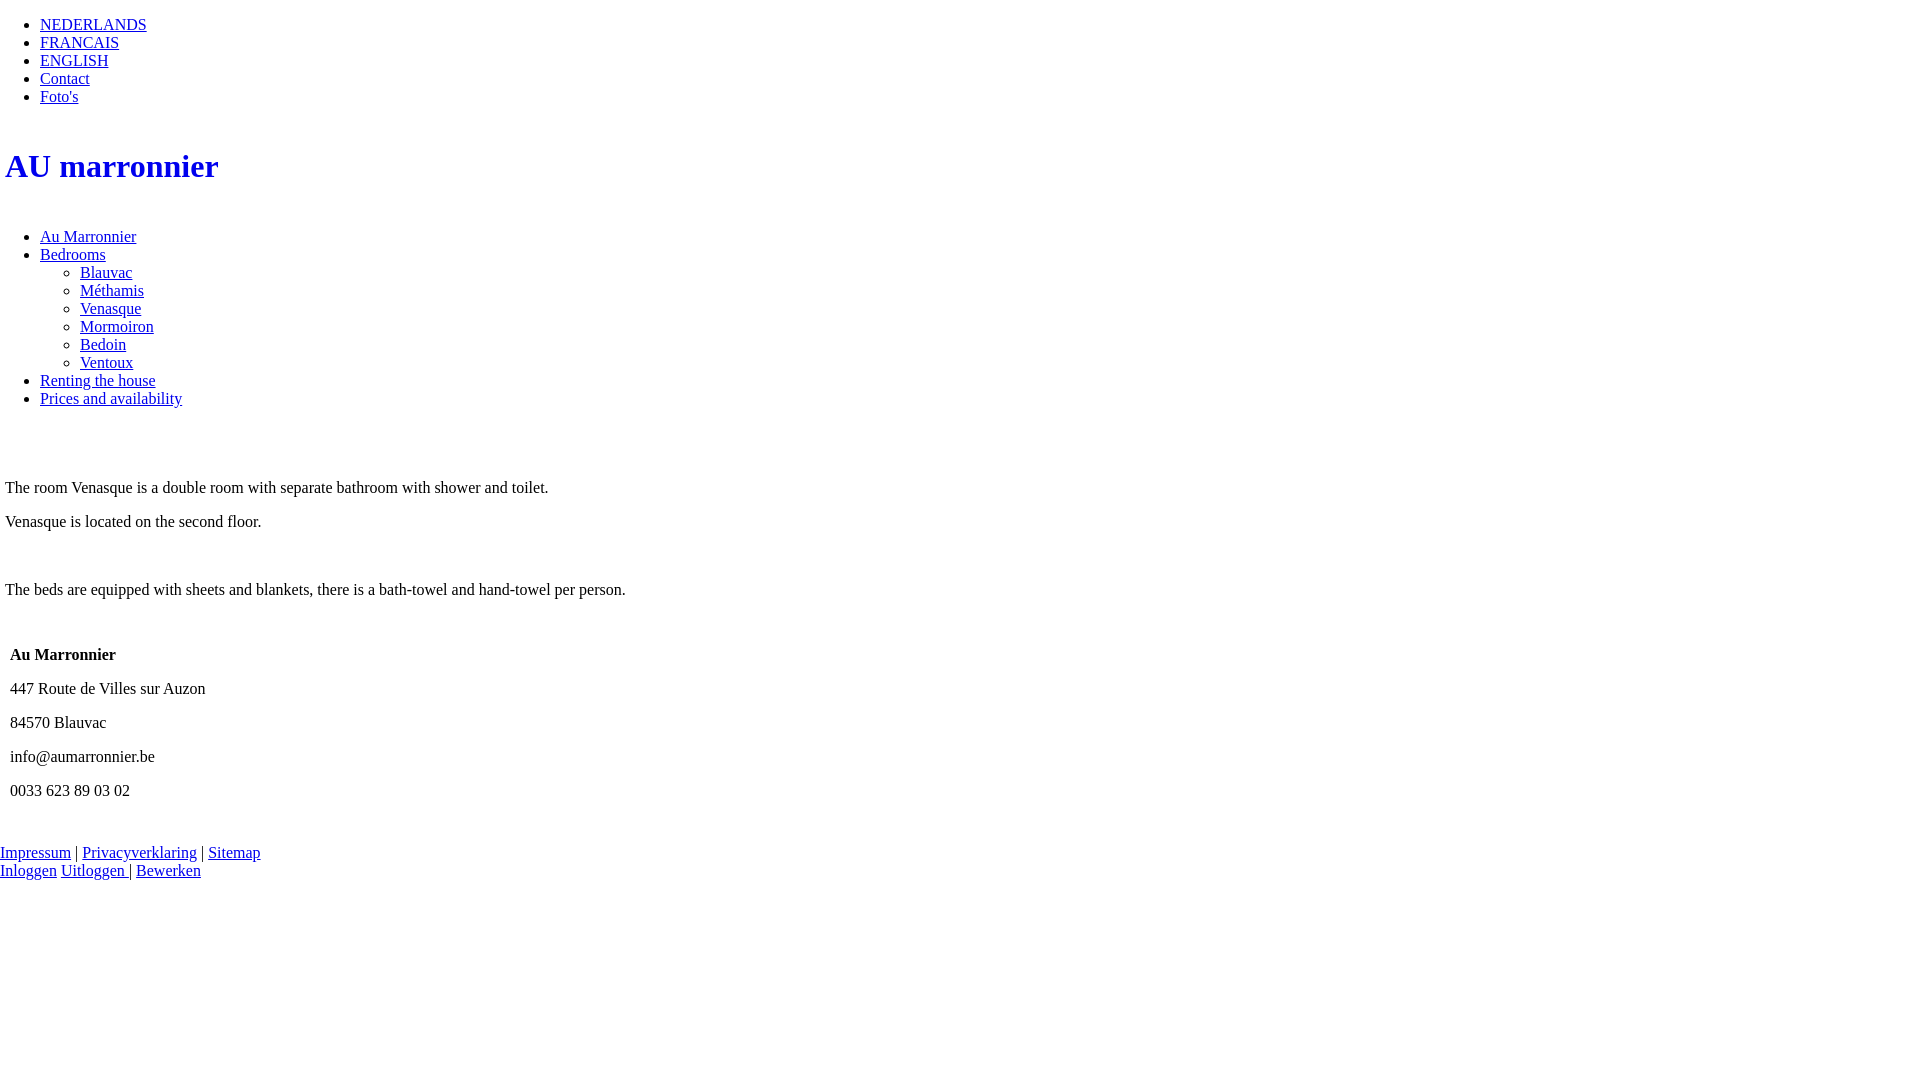 This screenshot has height=1080, width=1920. I want to click on 'Foto's', so click(58, 96).